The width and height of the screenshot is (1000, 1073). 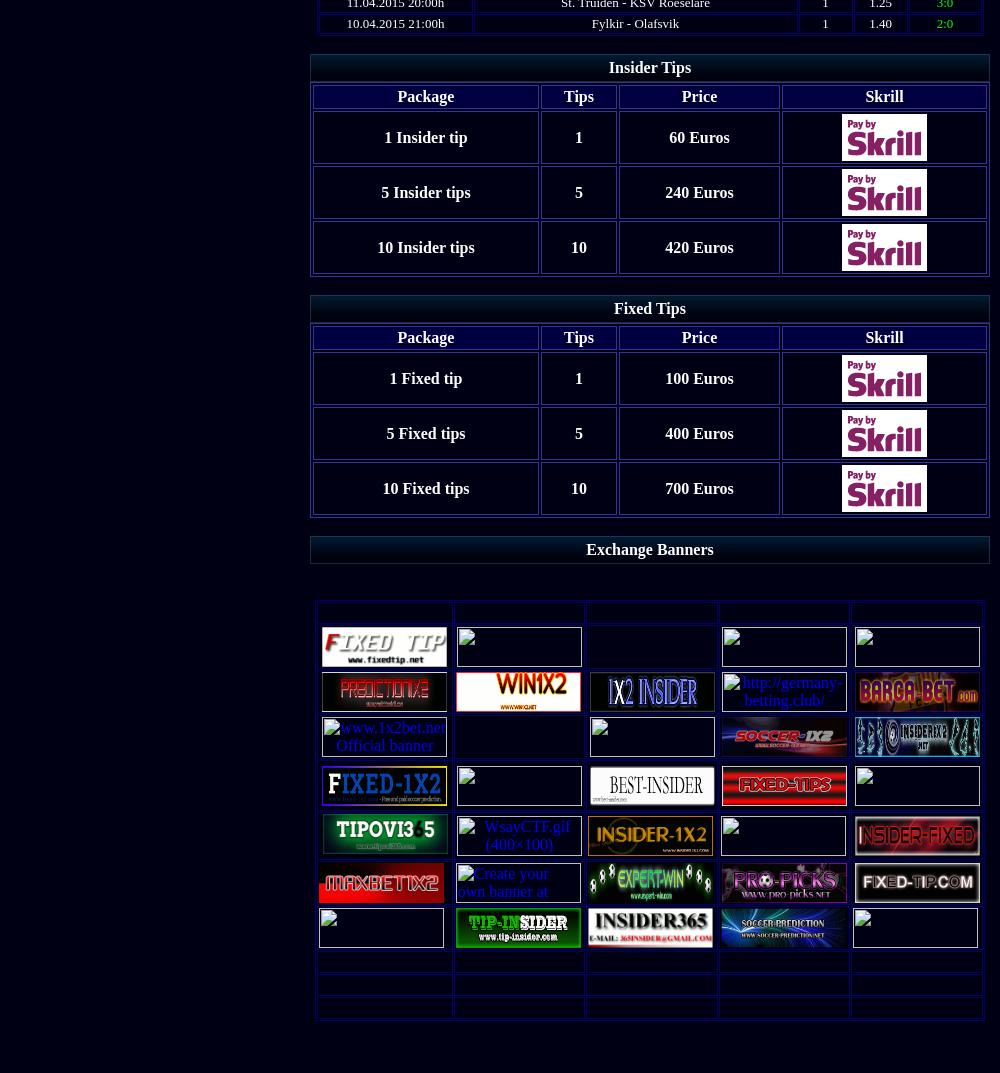 What do you see at coordinates (649, 308) in the screenshot?
I see `'Fixed Tips'` at bounding box center [649, 308].